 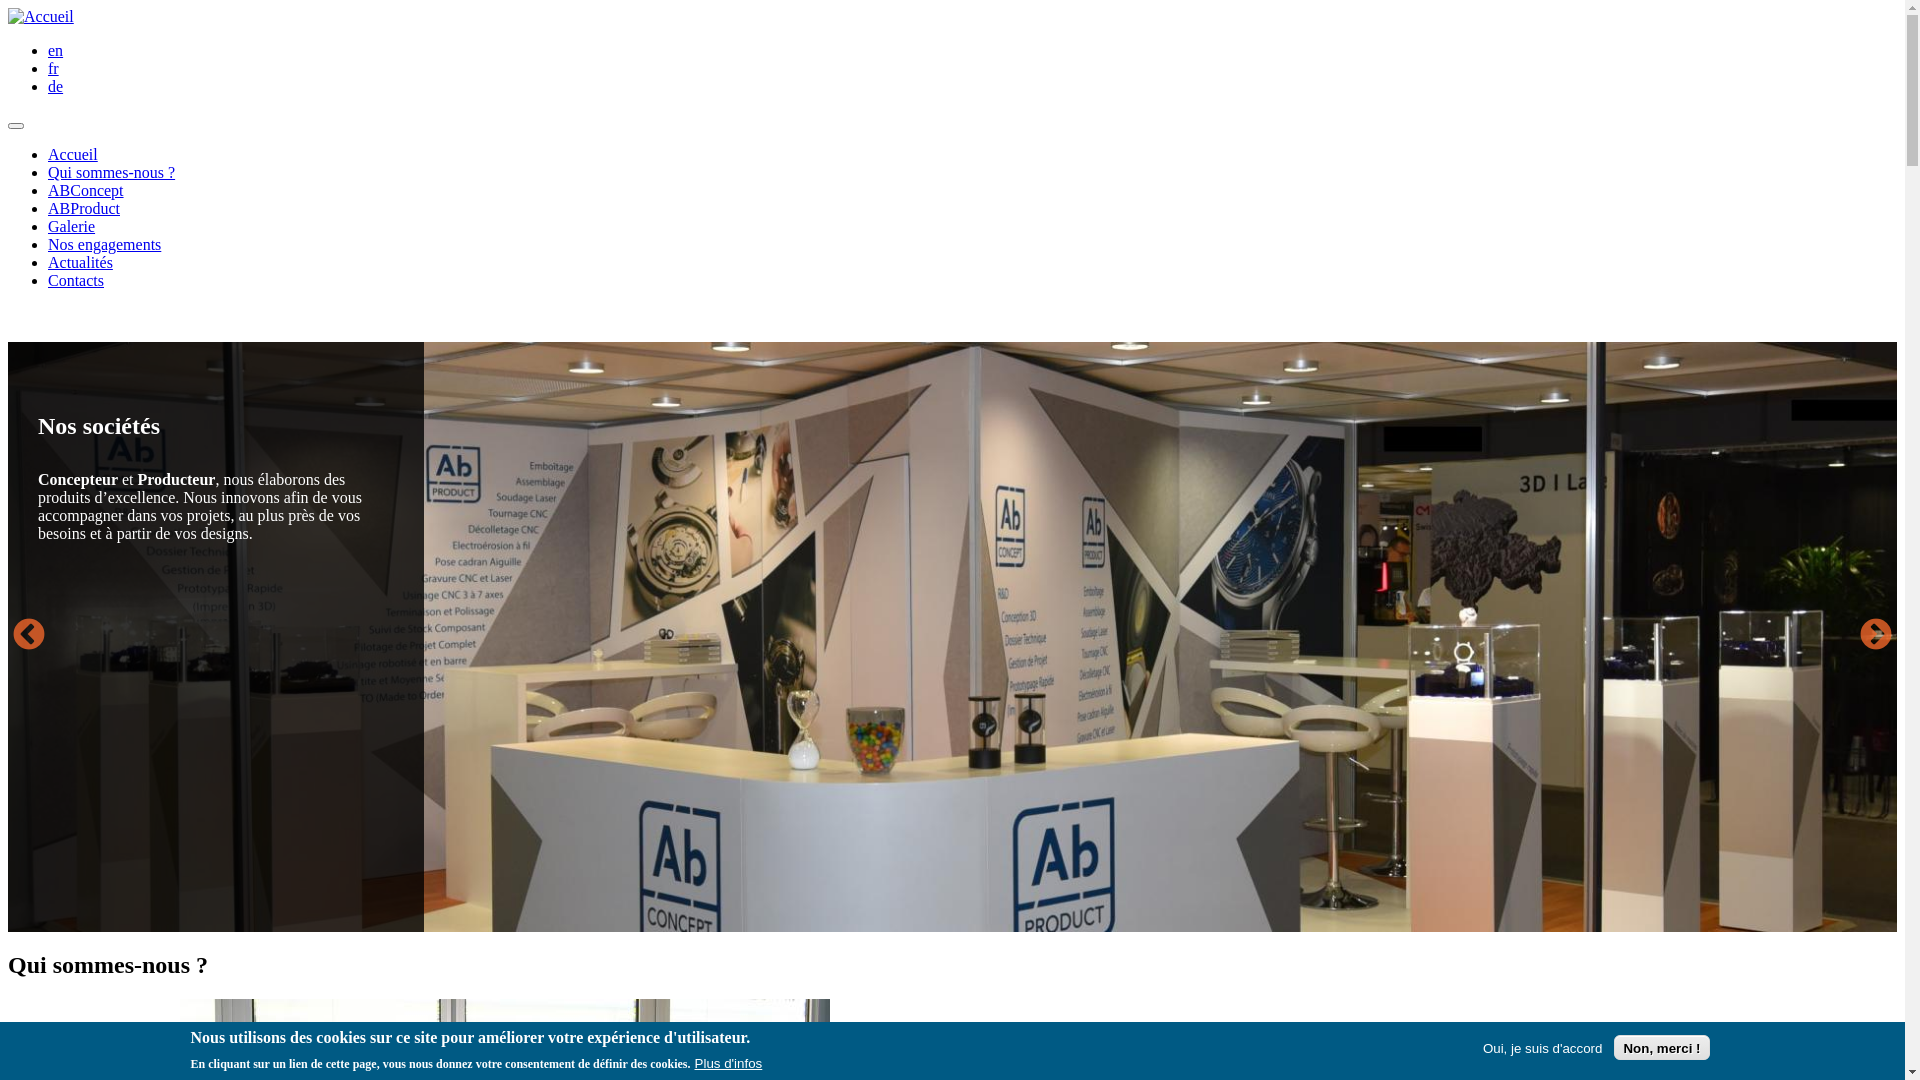 What do you see at coordinates (48, 225) in the screenshot?
I see `'Galerie'` at bounding box center [48, 225].